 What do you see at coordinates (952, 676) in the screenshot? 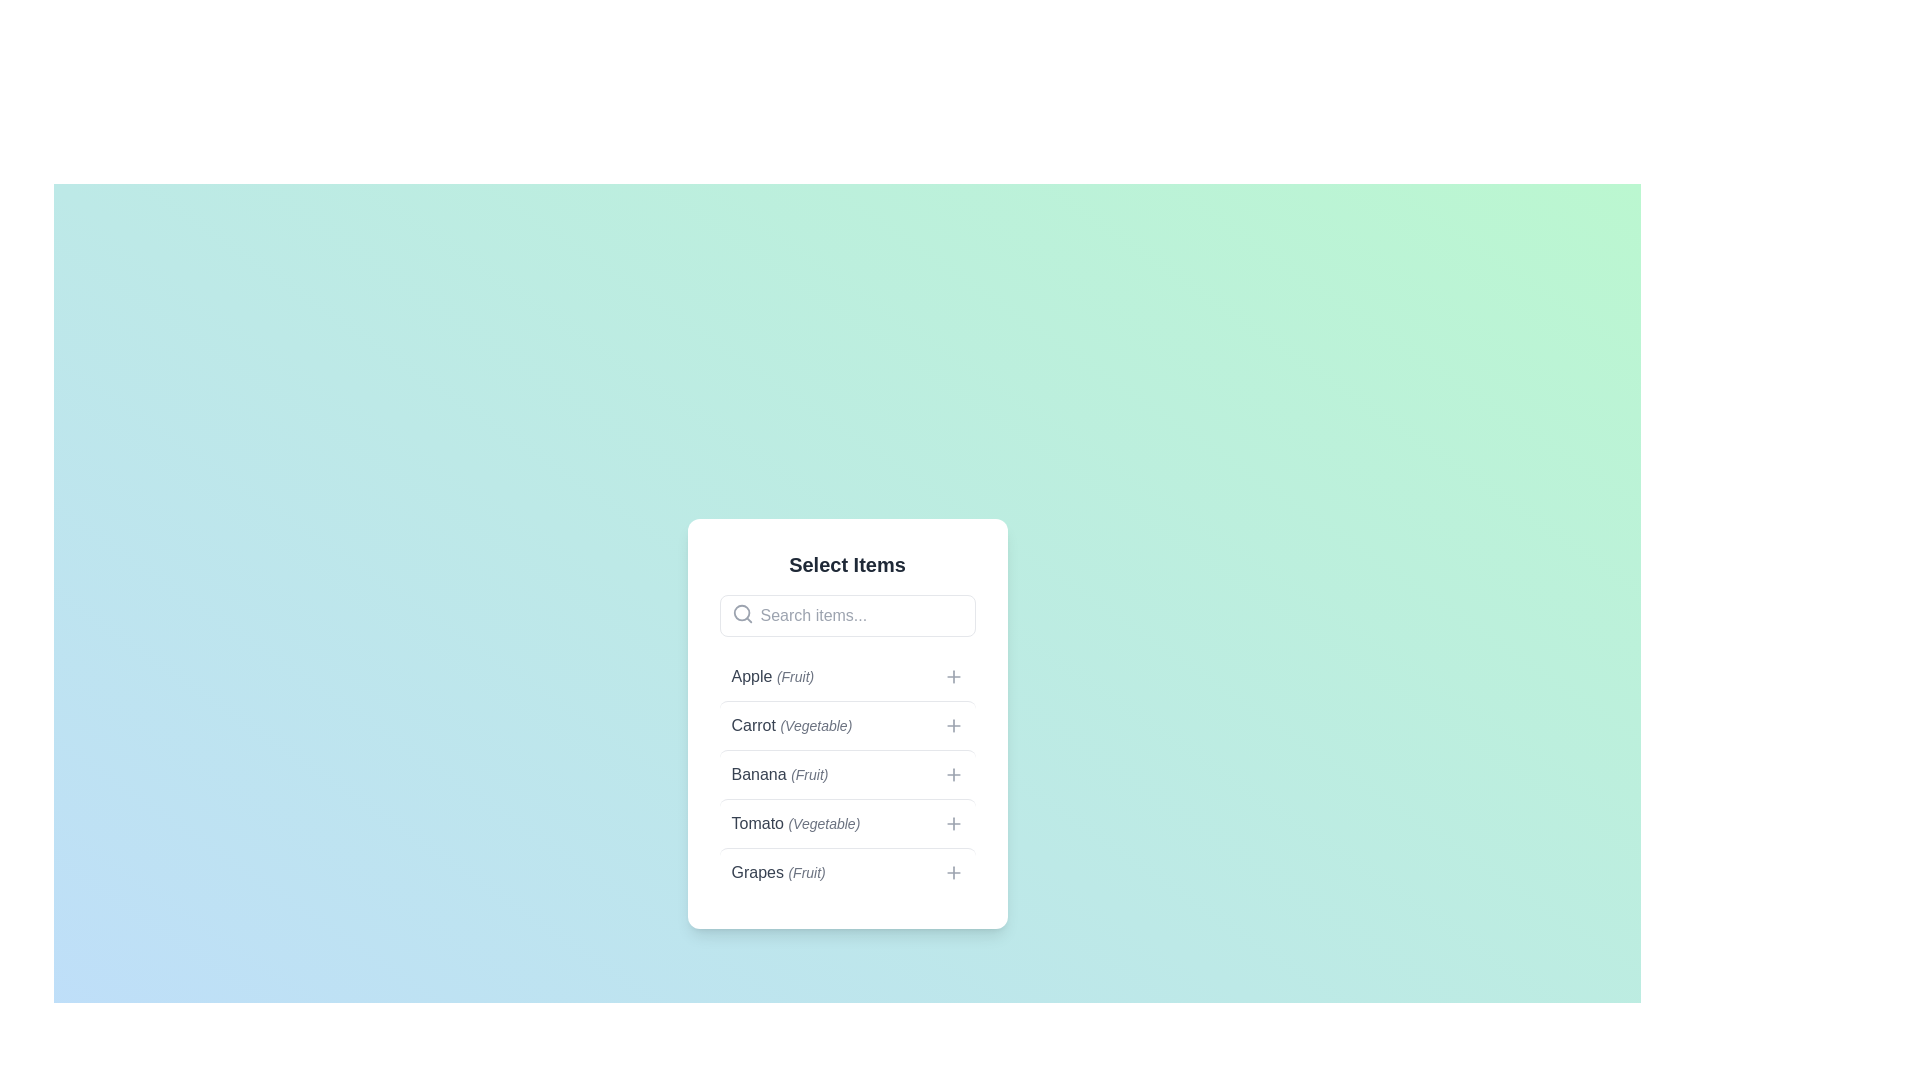
I see `the gray plus sign icon button located within the 'Apple (Fruit)' list entry` at bounding box center [952, 676].